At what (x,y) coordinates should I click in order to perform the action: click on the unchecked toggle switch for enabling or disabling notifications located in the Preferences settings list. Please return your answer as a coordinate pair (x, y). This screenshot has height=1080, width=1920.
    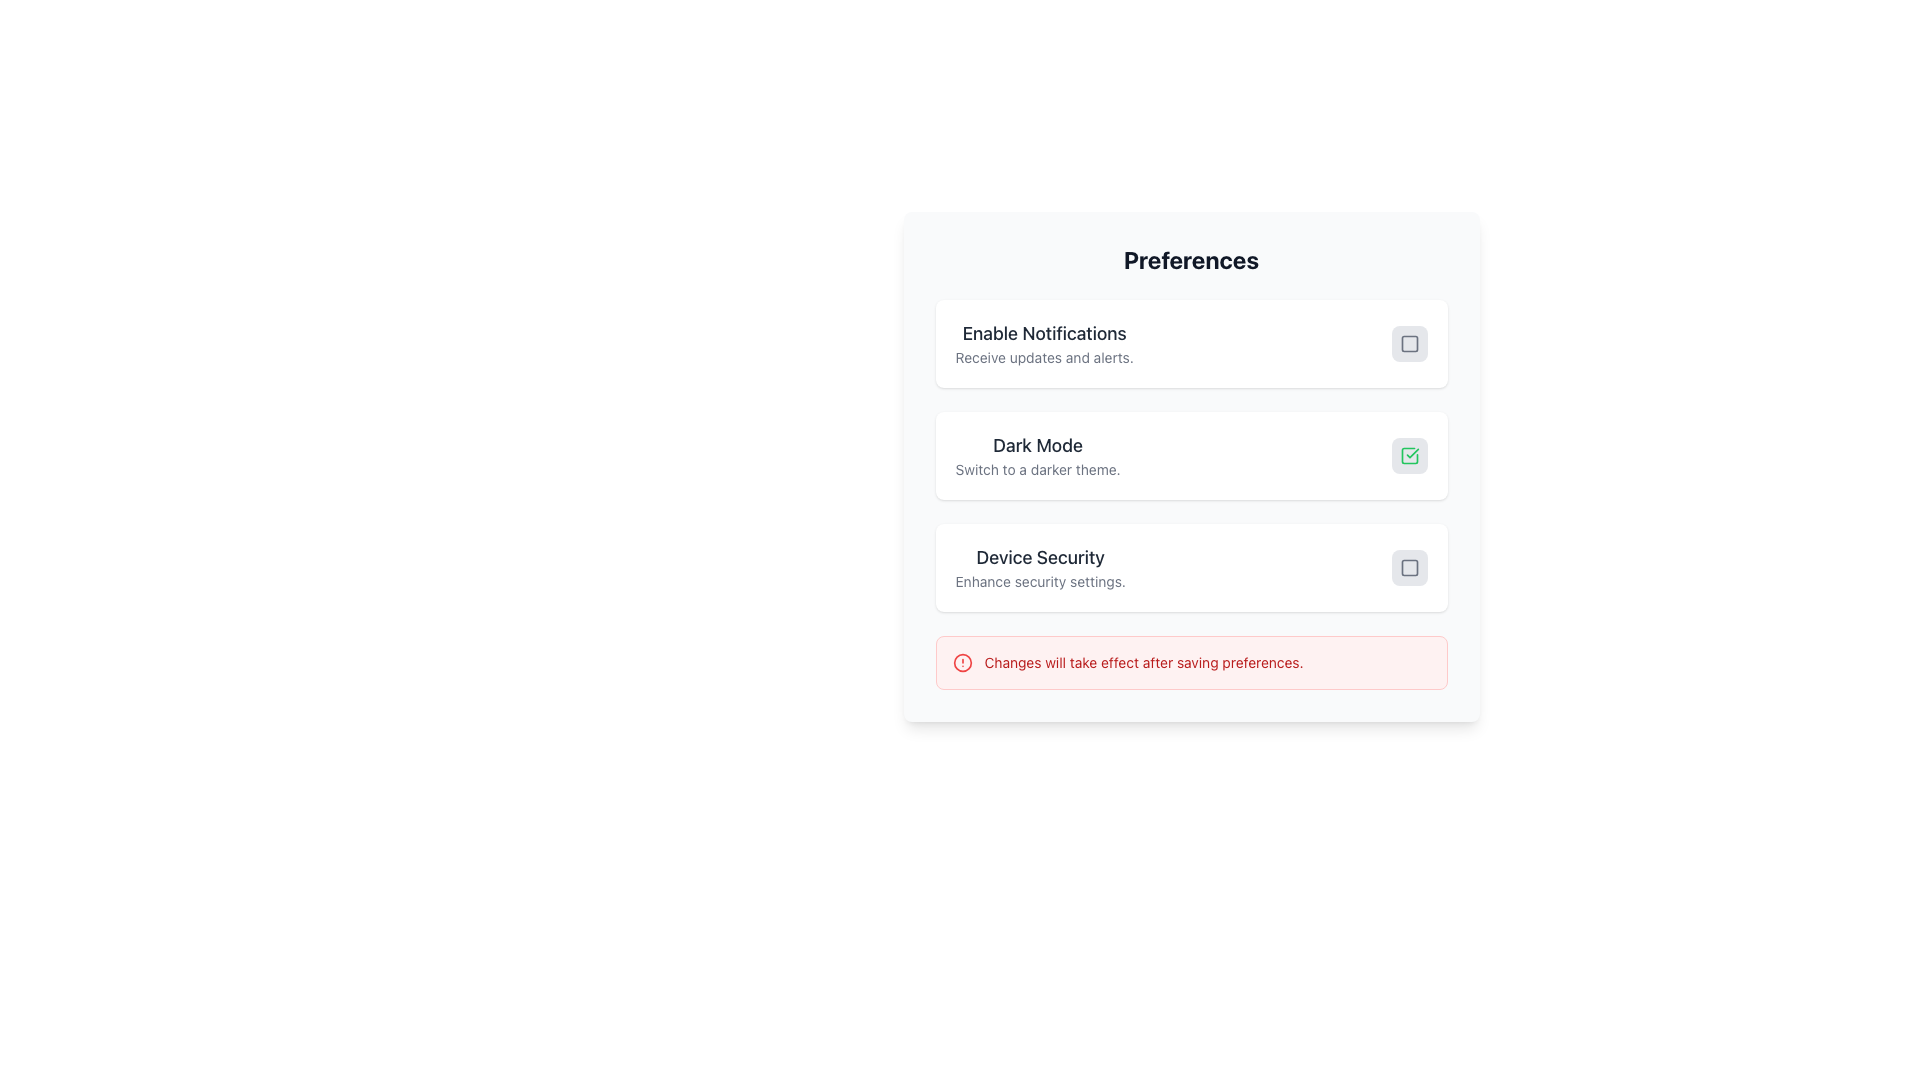
    Looking at the image, I should click on (1408, 342).